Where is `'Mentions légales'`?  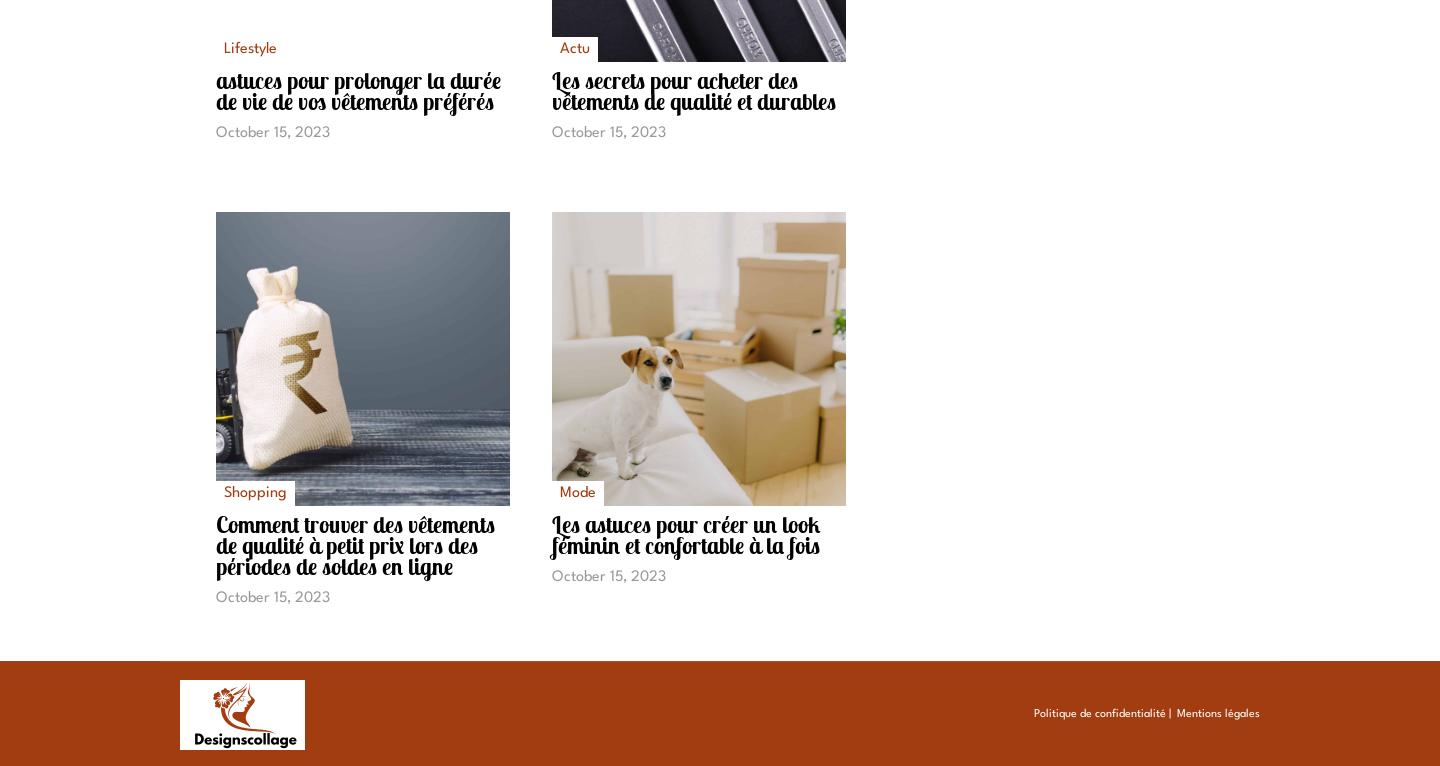
'Mentions légales' is located at coordinates (1215, 713).